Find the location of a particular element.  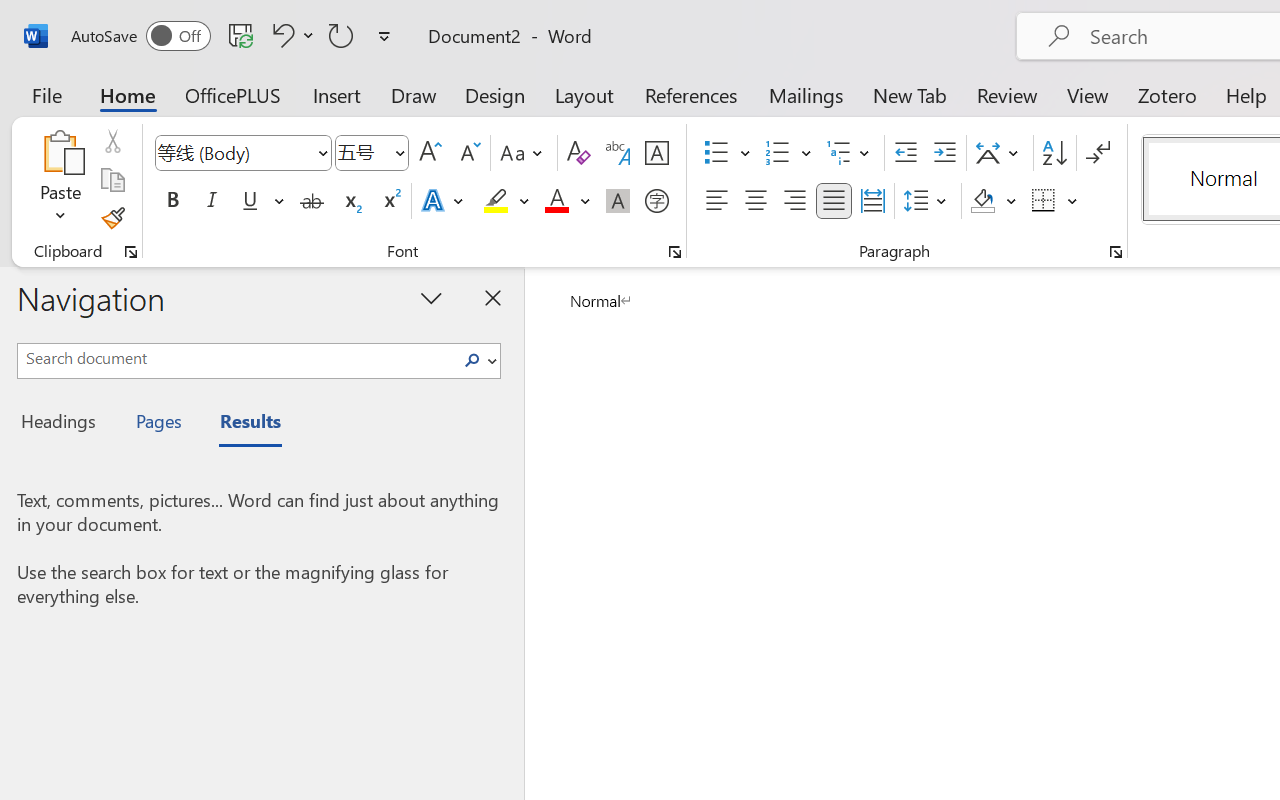

'Grow Font' is located at coordinates (429, 153).